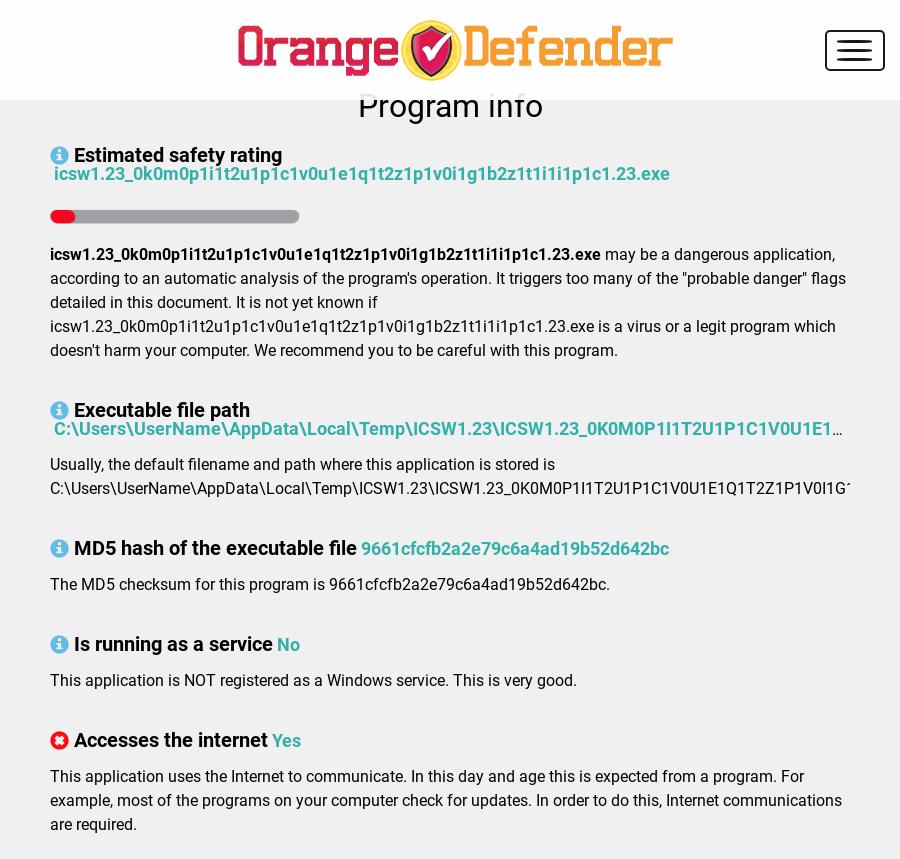 Image resolution: width=900 pixels, height=859 pixels. What do you see at coordinates (162, 410) in the screenshot?
I see `'Executable file path'` at bounding box center [162, 410].